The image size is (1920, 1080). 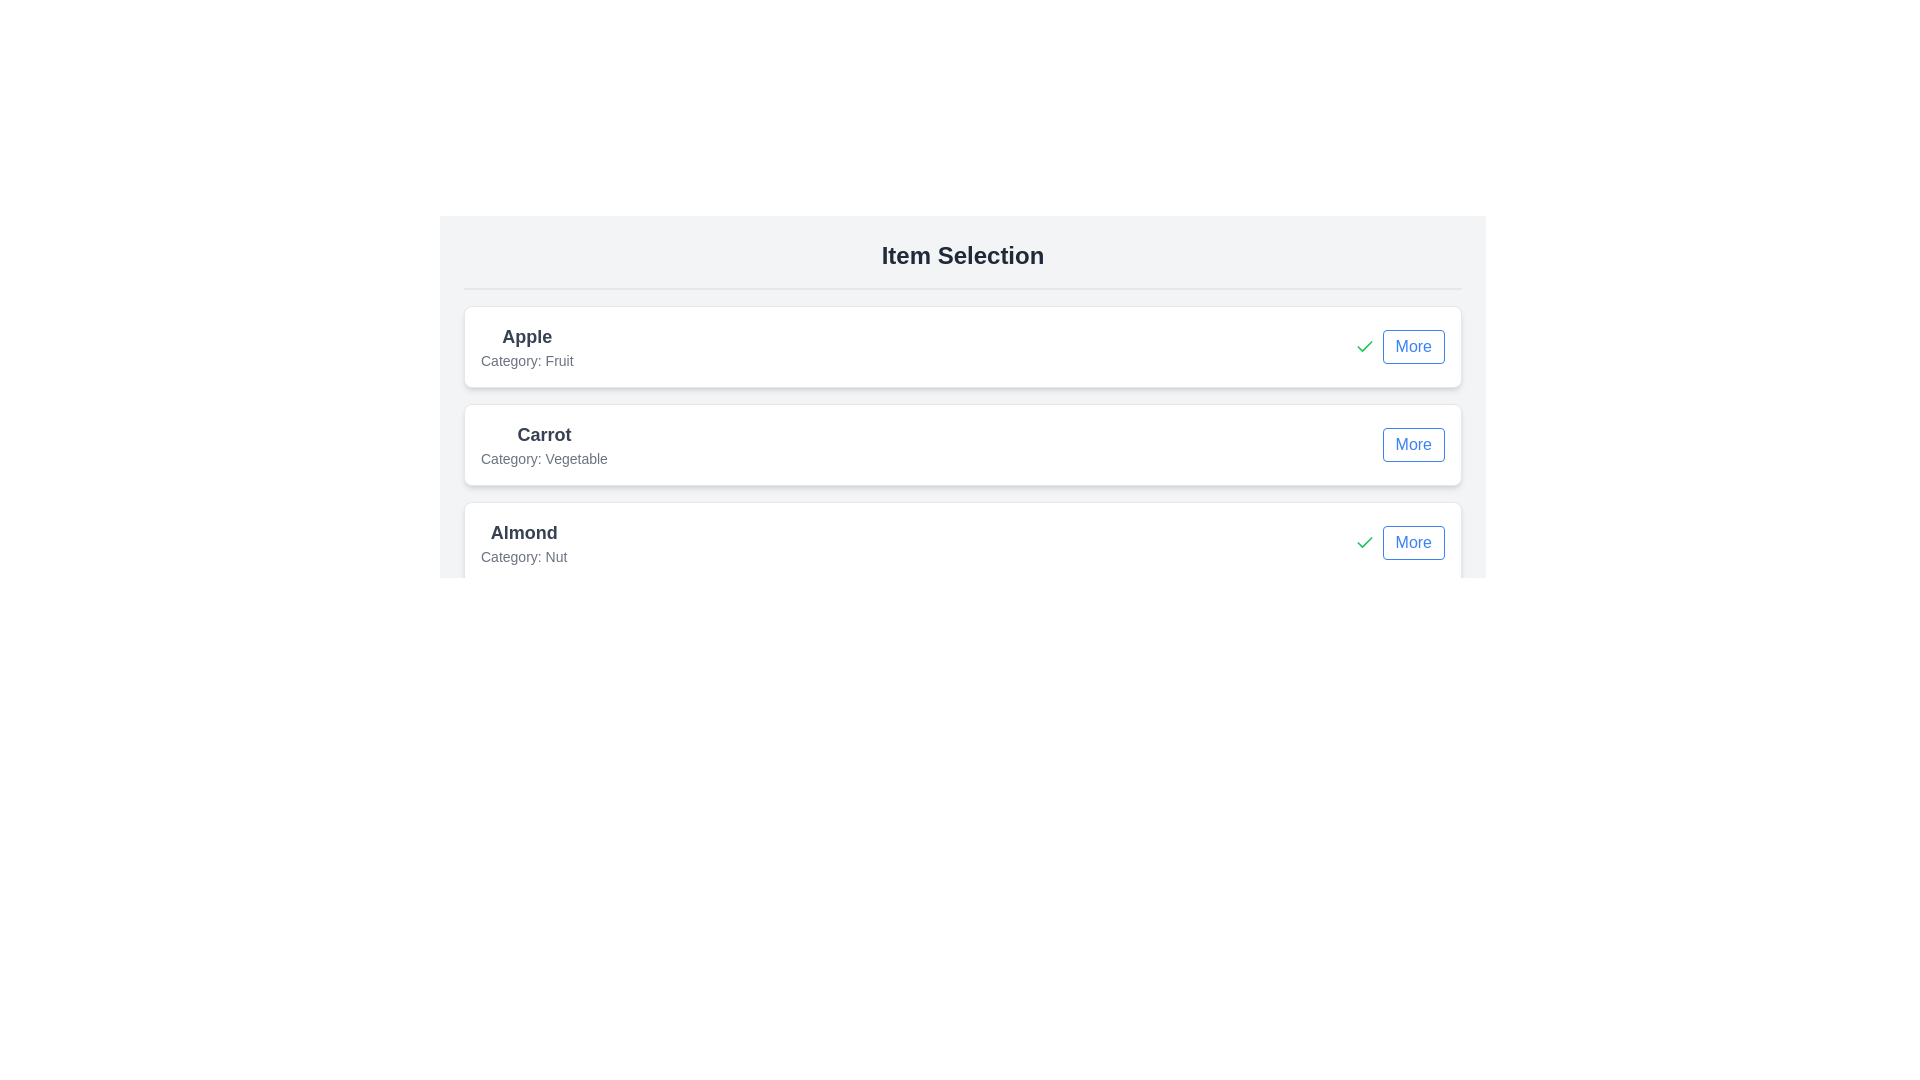 I want to click on the button labeled 'More' with a blue border, so click(x=1412, y=346).